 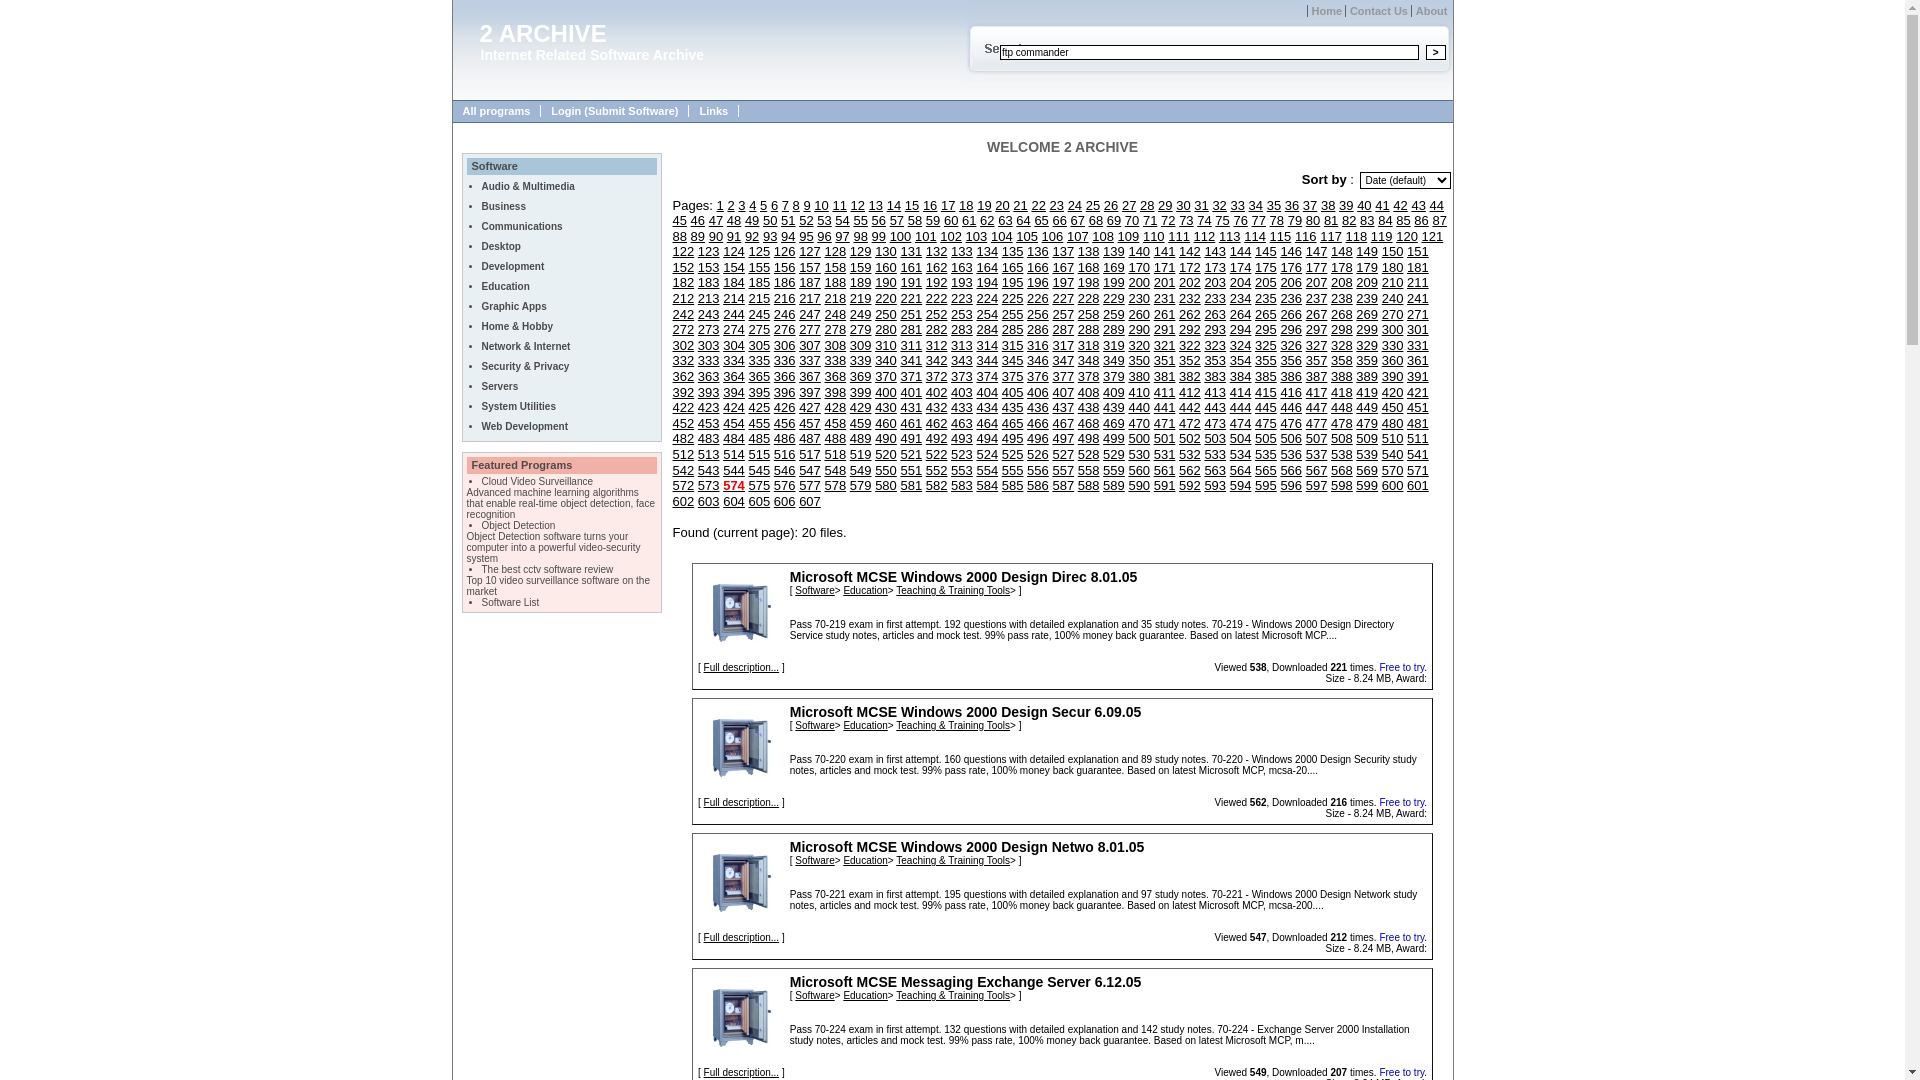 What do you see at coordinates (1240, 298) in the screenshot?
I see `'234'` at bounding box center [1240, 298].